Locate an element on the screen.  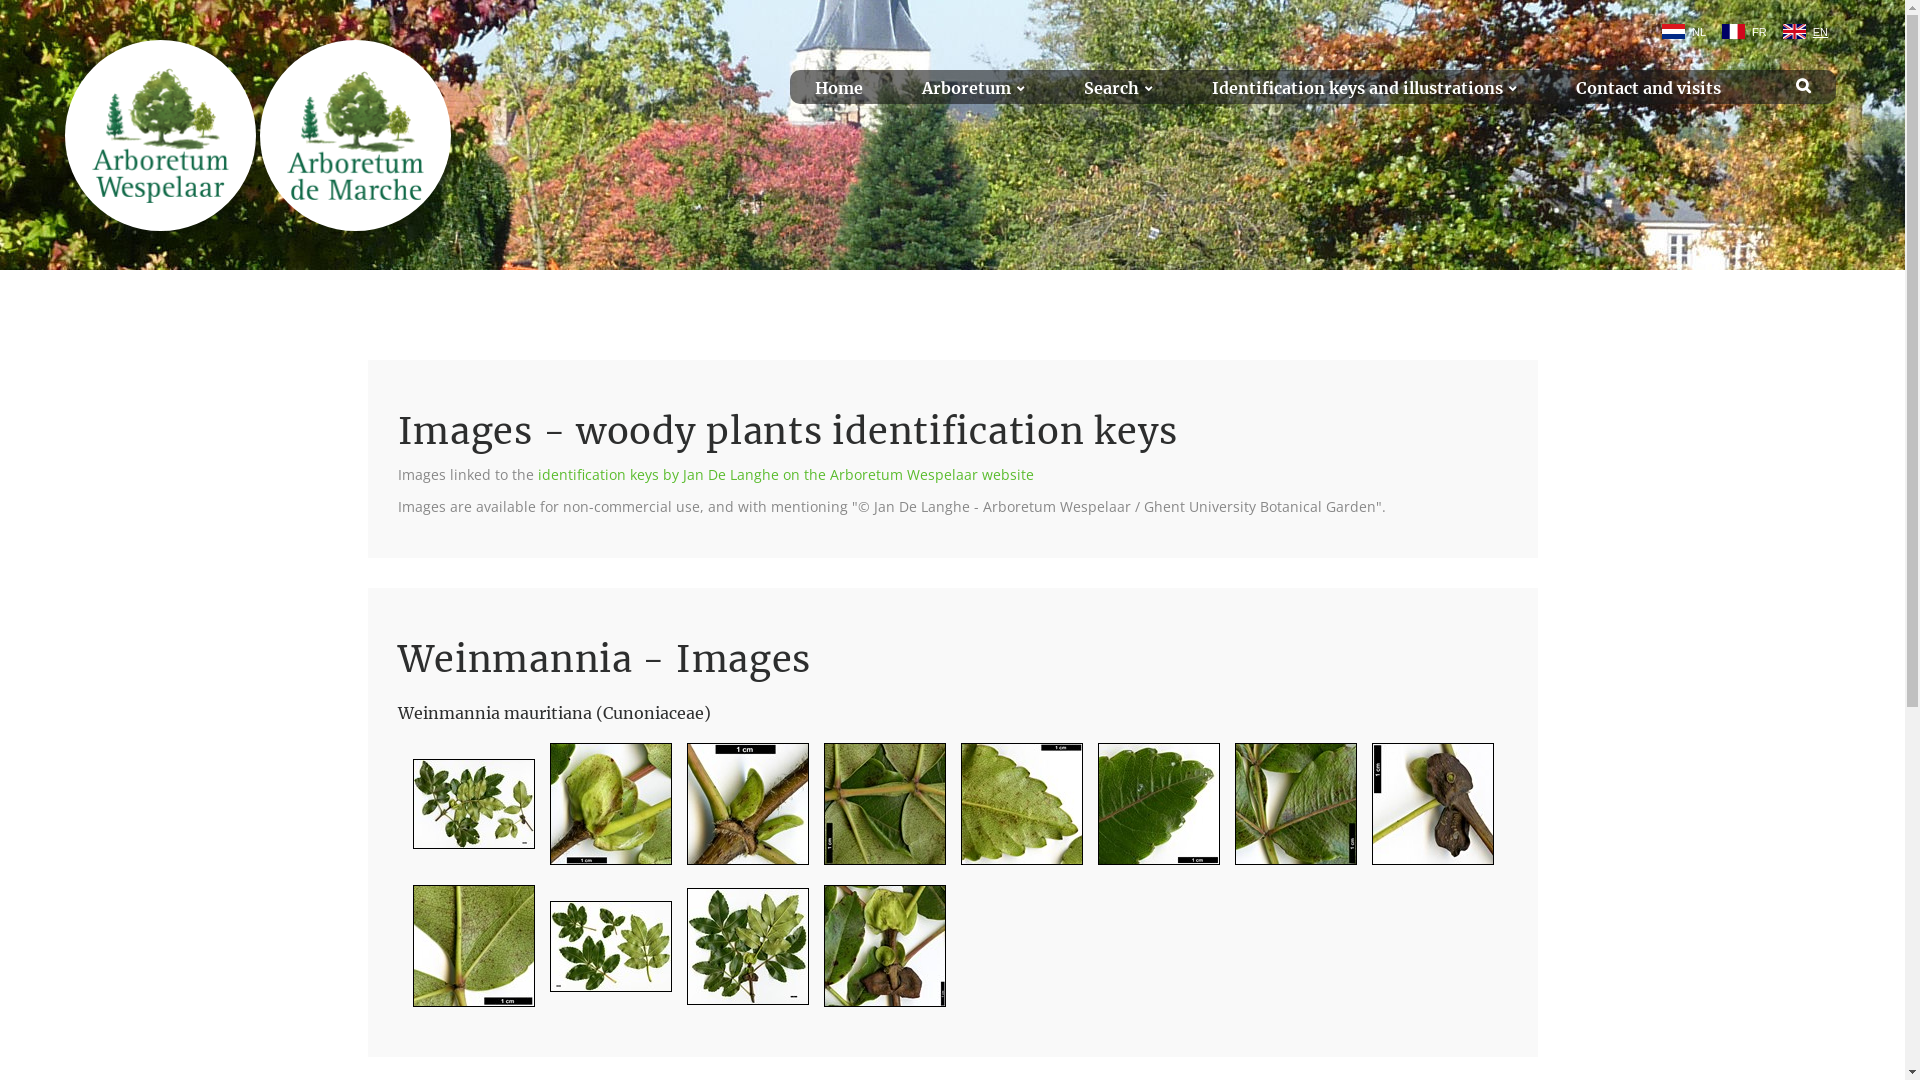
'Identification keys and illustrations' is located at coordinates (1363, 87).